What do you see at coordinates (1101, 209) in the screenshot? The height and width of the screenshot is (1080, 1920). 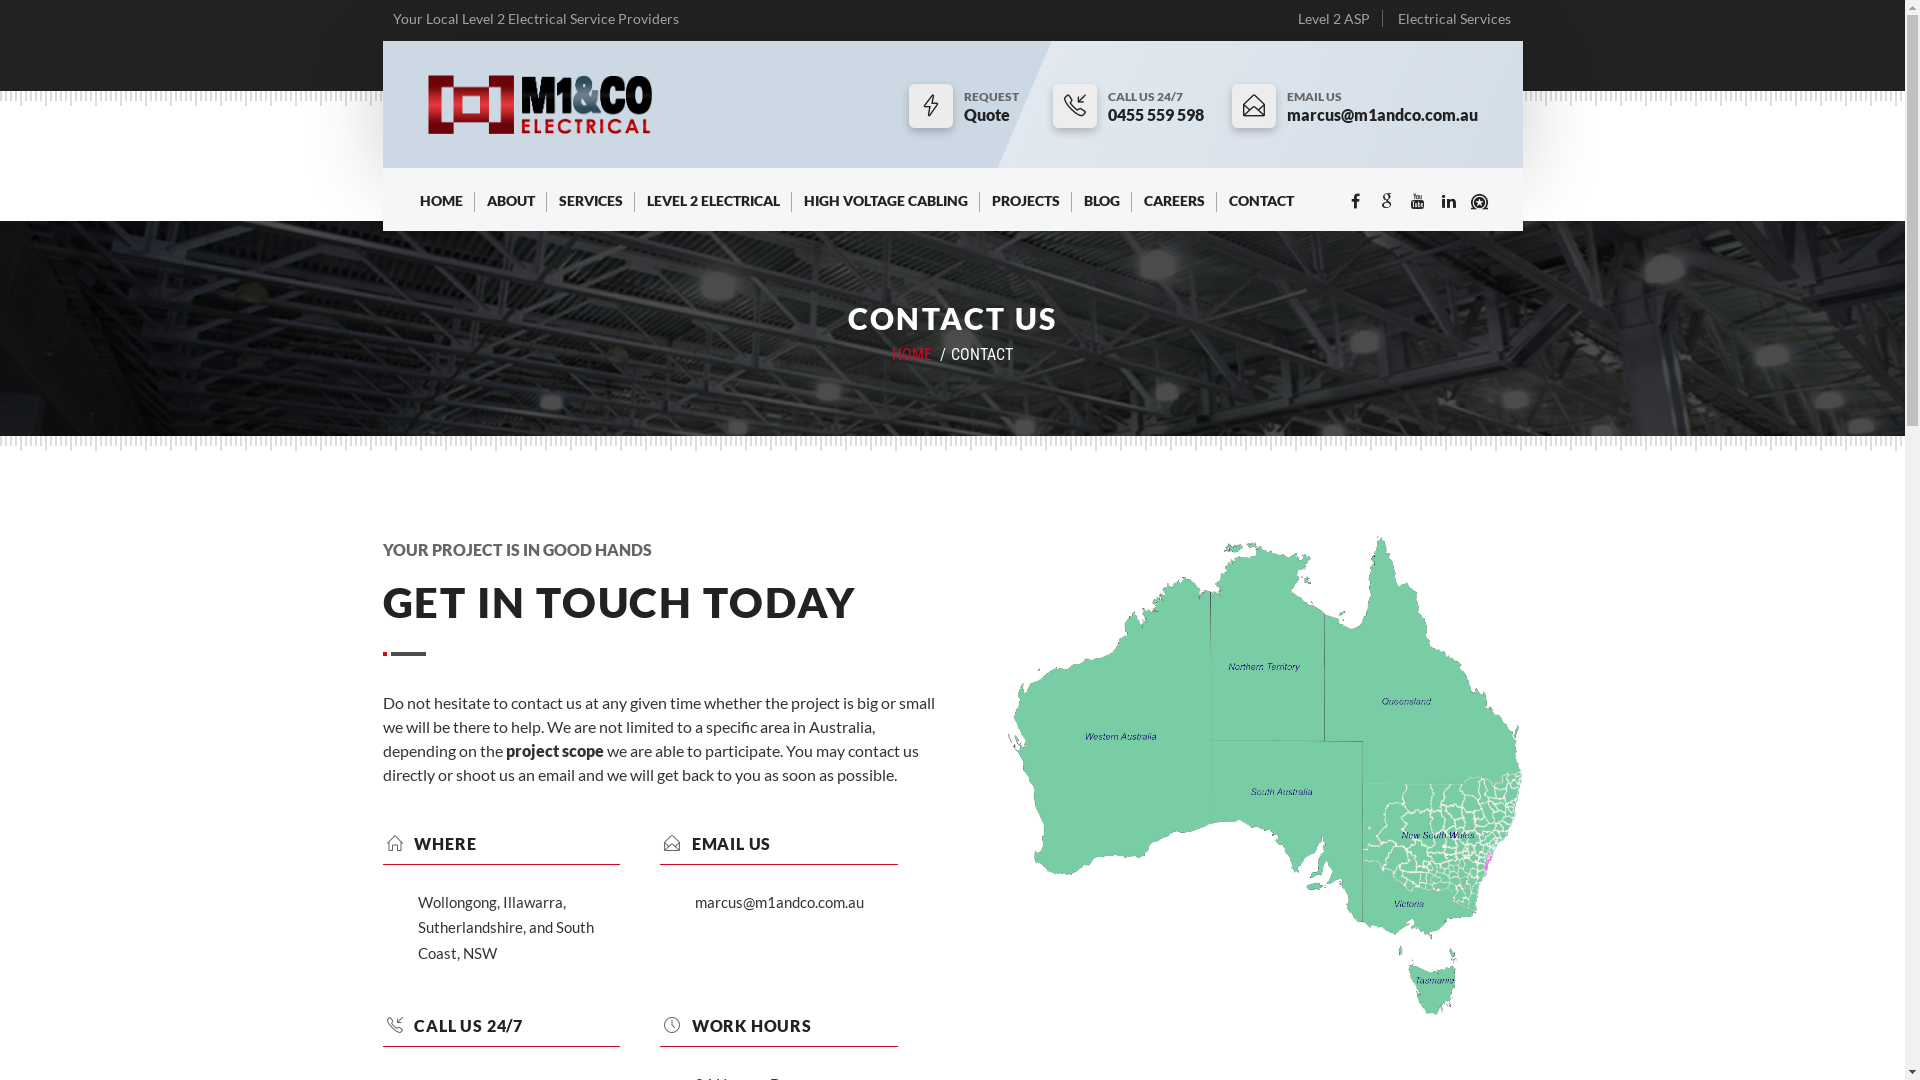 I see `'BLOG'` at bounding box center [1101, 209].